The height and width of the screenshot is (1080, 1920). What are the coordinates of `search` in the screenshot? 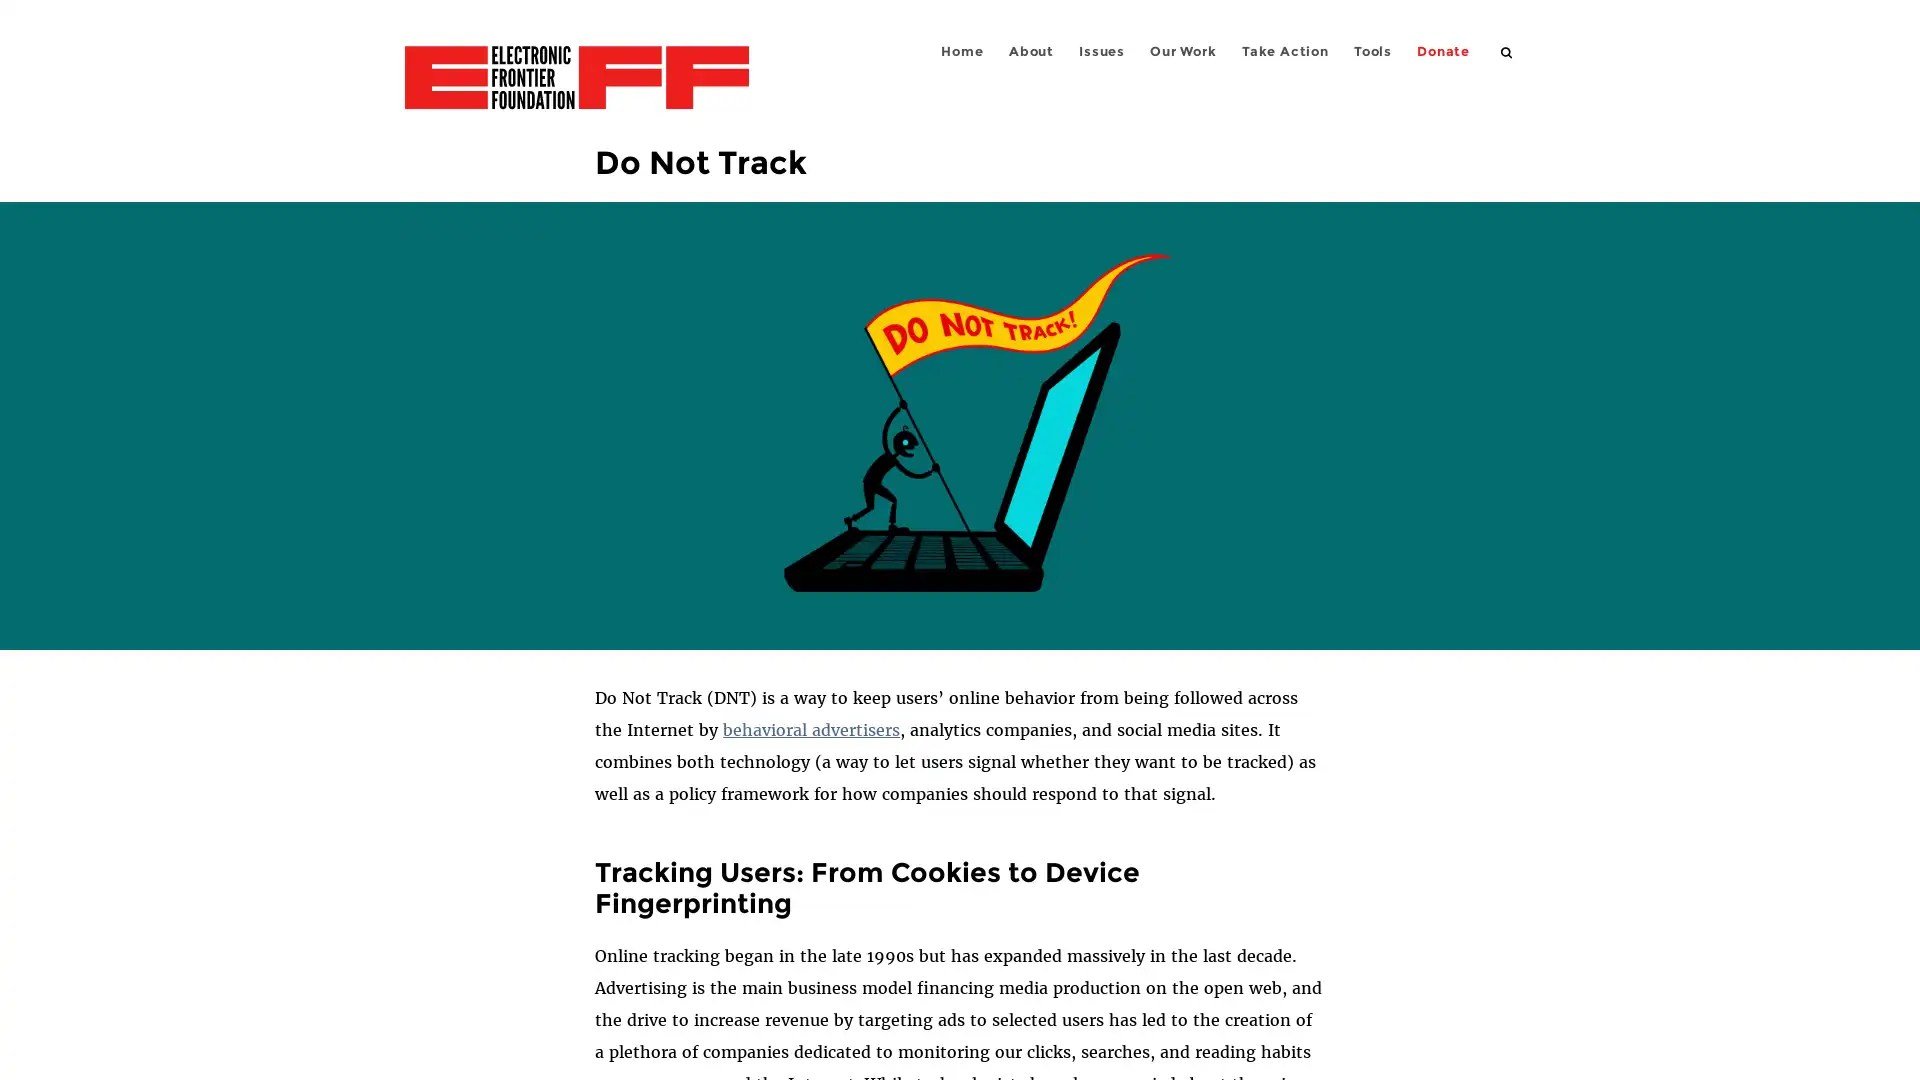 It's located at (1507, 50).